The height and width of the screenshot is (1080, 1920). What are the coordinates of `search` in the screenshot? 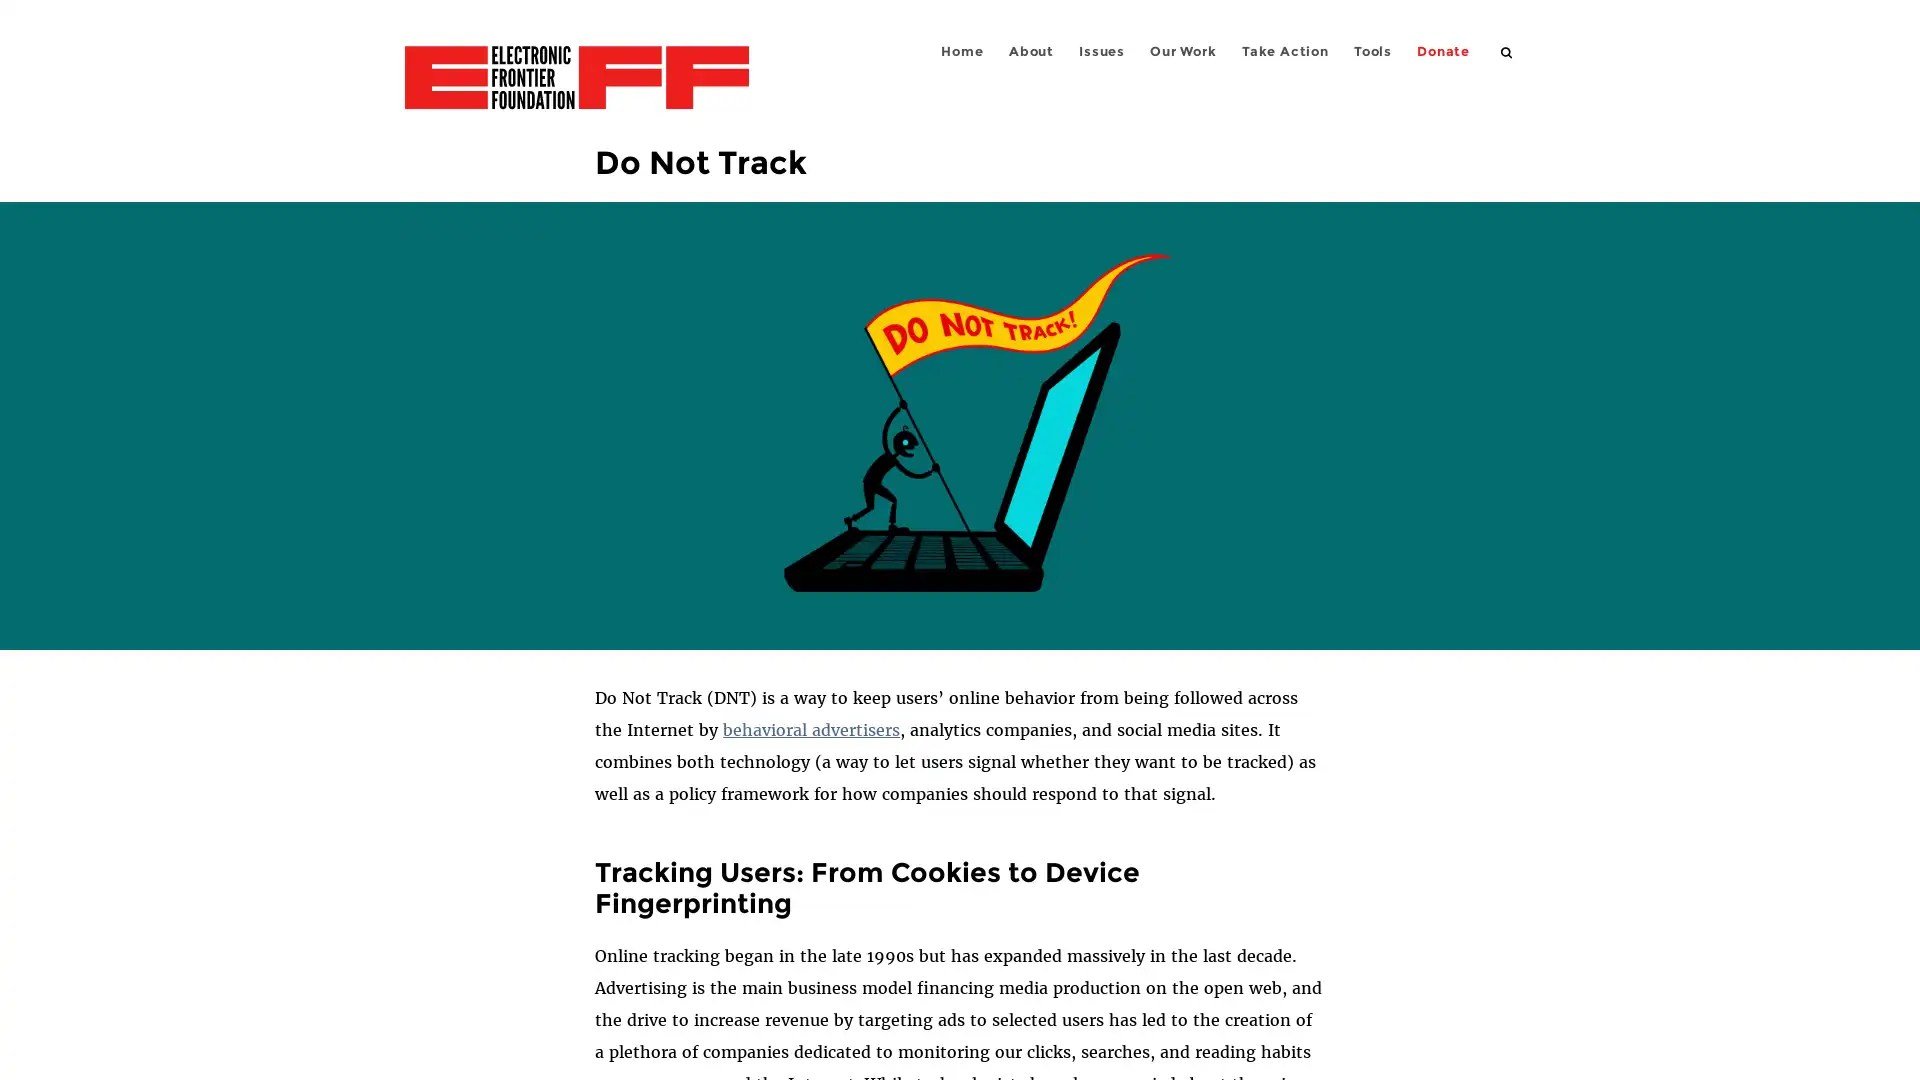 It's located at (1507, 50).